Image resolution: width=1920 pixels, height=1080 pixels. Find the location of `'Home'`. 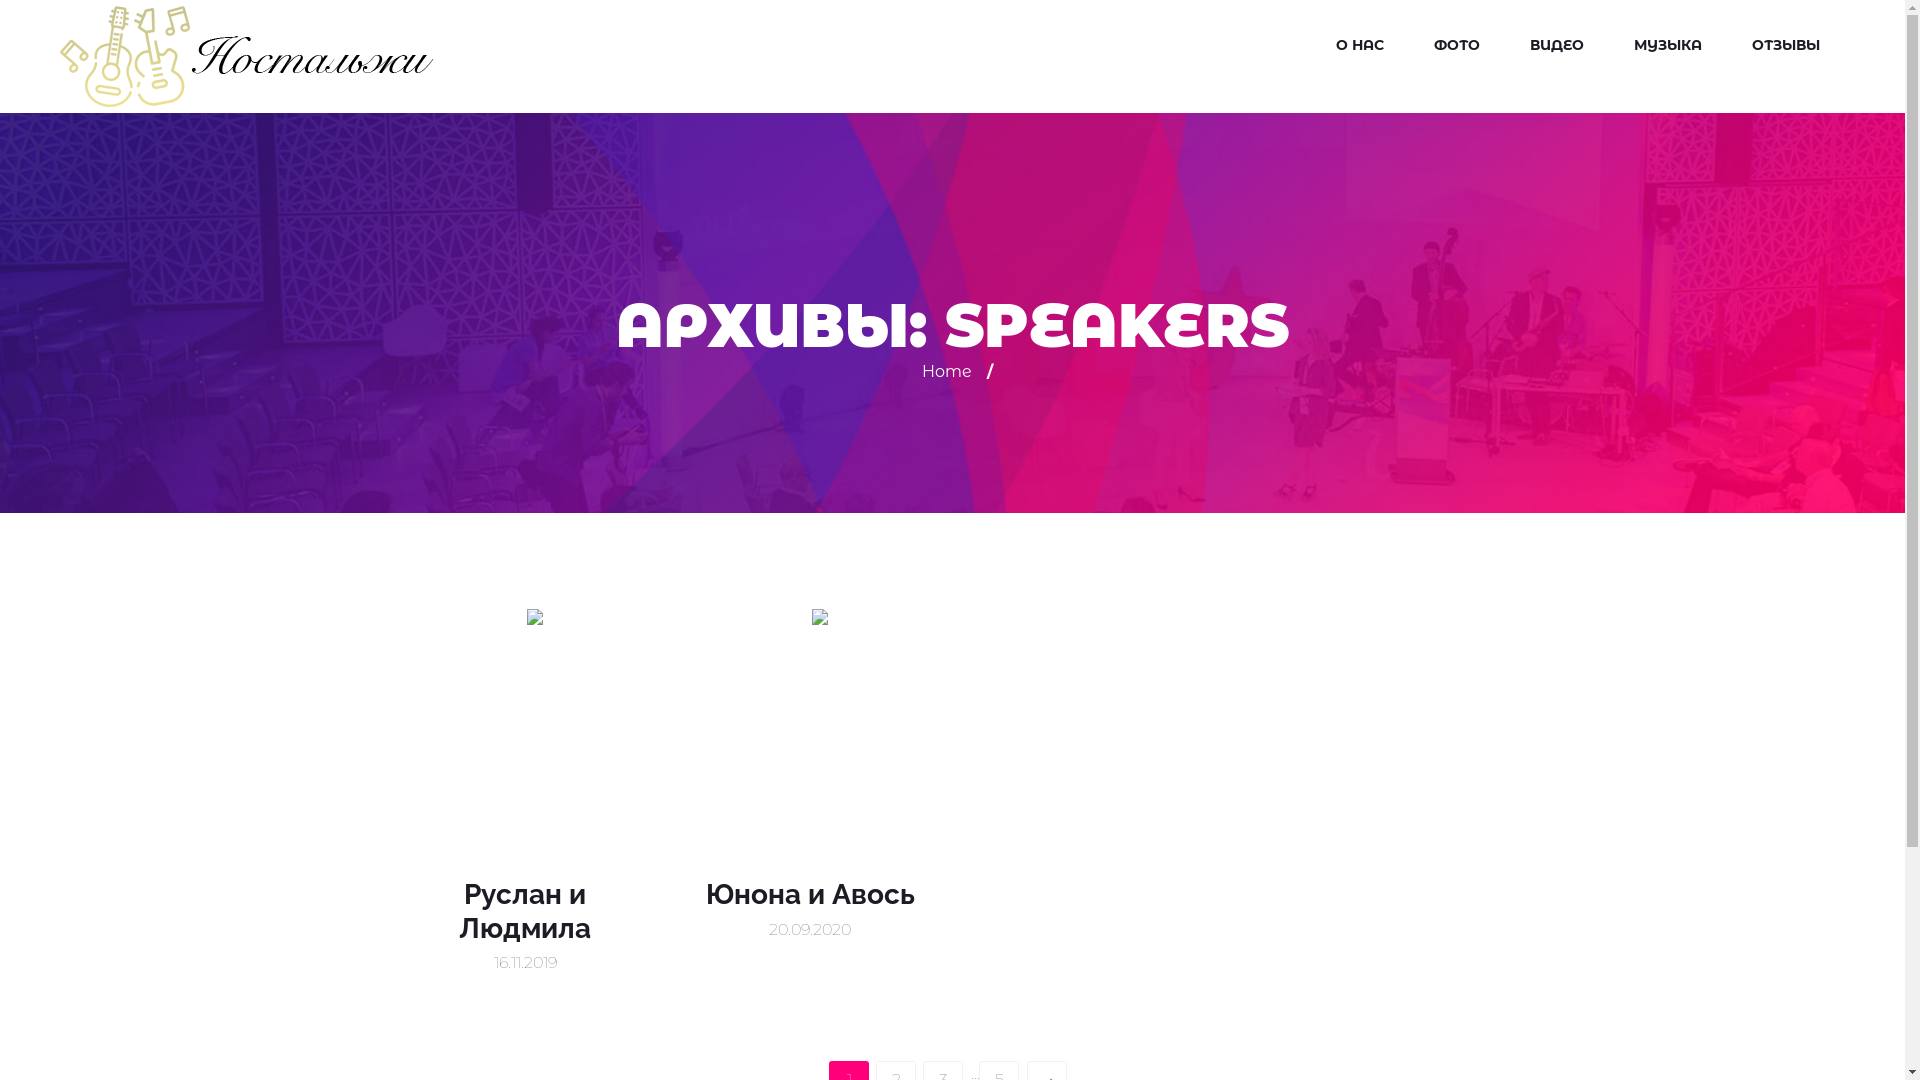

'Home' is located at coordinates (945, 371).